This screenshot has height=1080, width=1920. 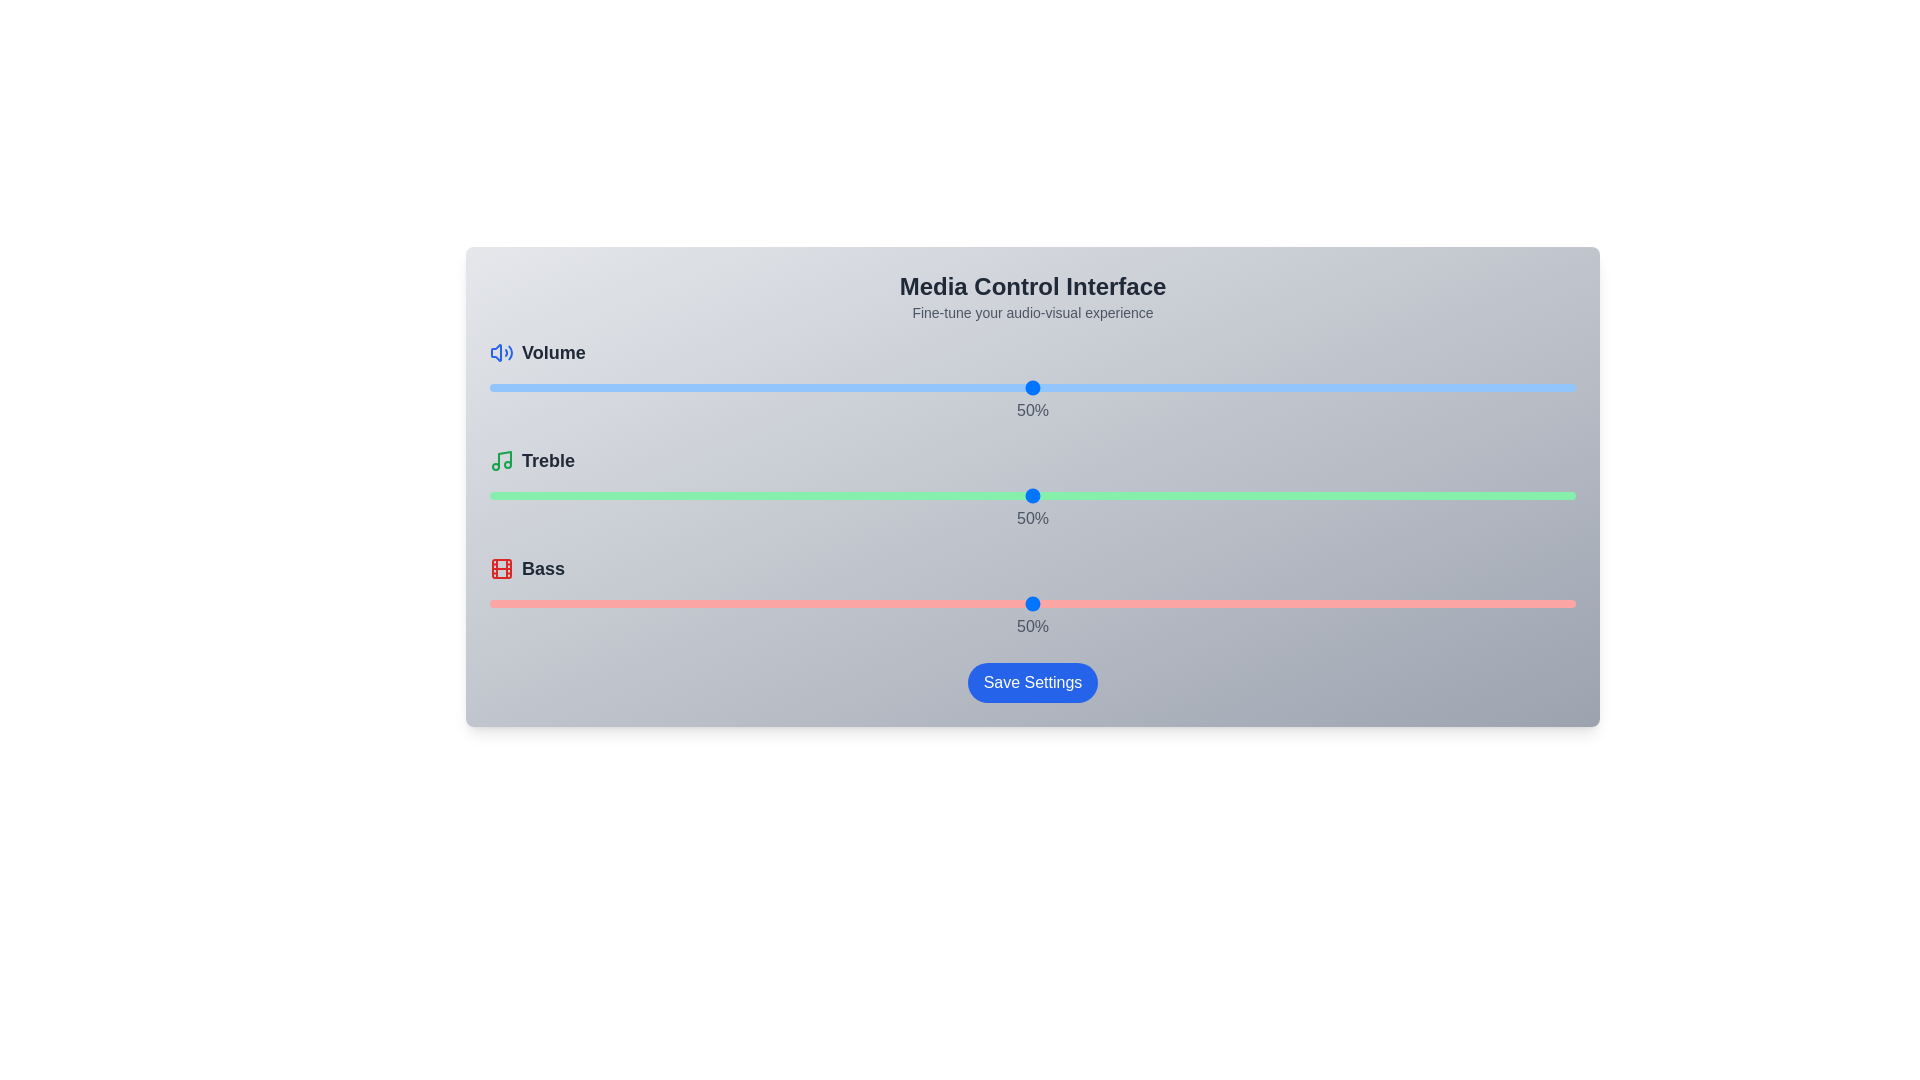 What do you see at coordinates (543, 569) in the screenshot?
I see `the 'Bass' label in the media settings interface, which is located in the third row of controls next to a red film icon` at bounding box center [543, 569].